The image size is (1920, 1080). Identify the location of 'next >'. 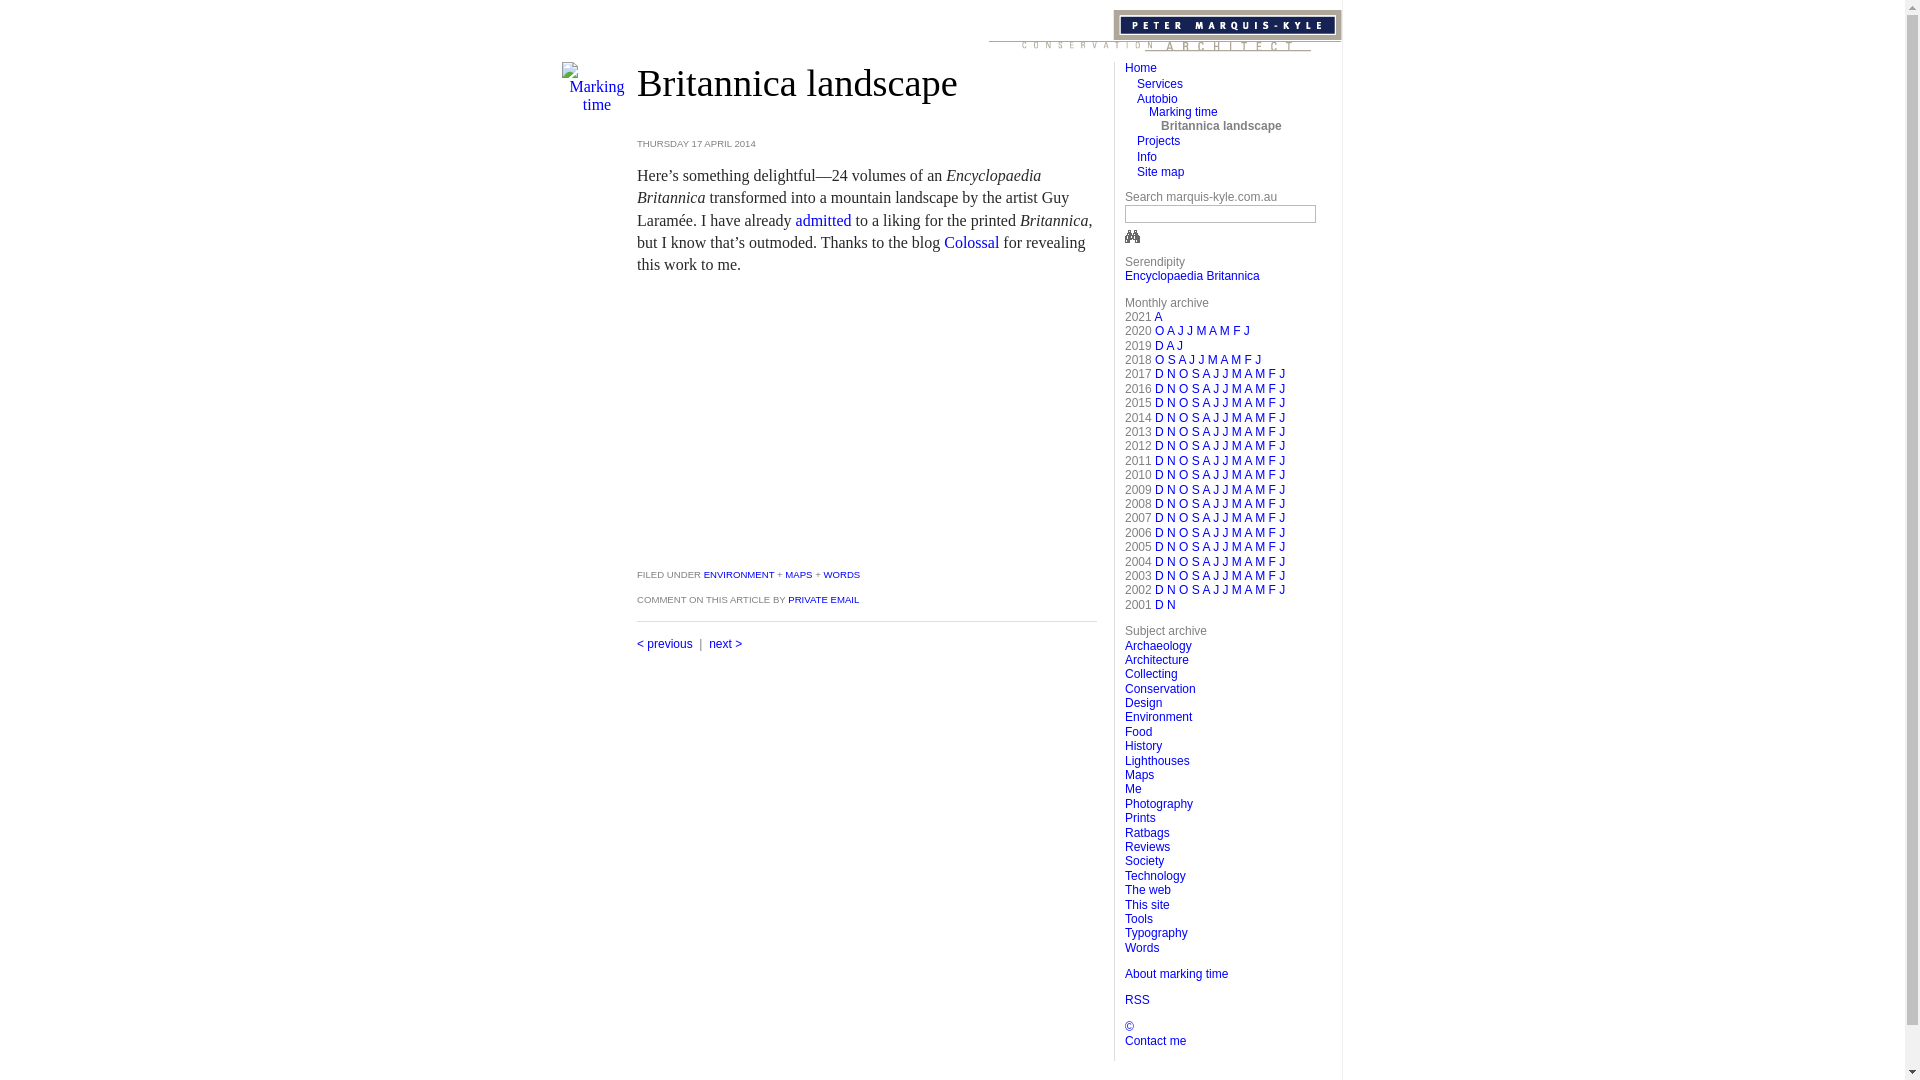
(724, 644).